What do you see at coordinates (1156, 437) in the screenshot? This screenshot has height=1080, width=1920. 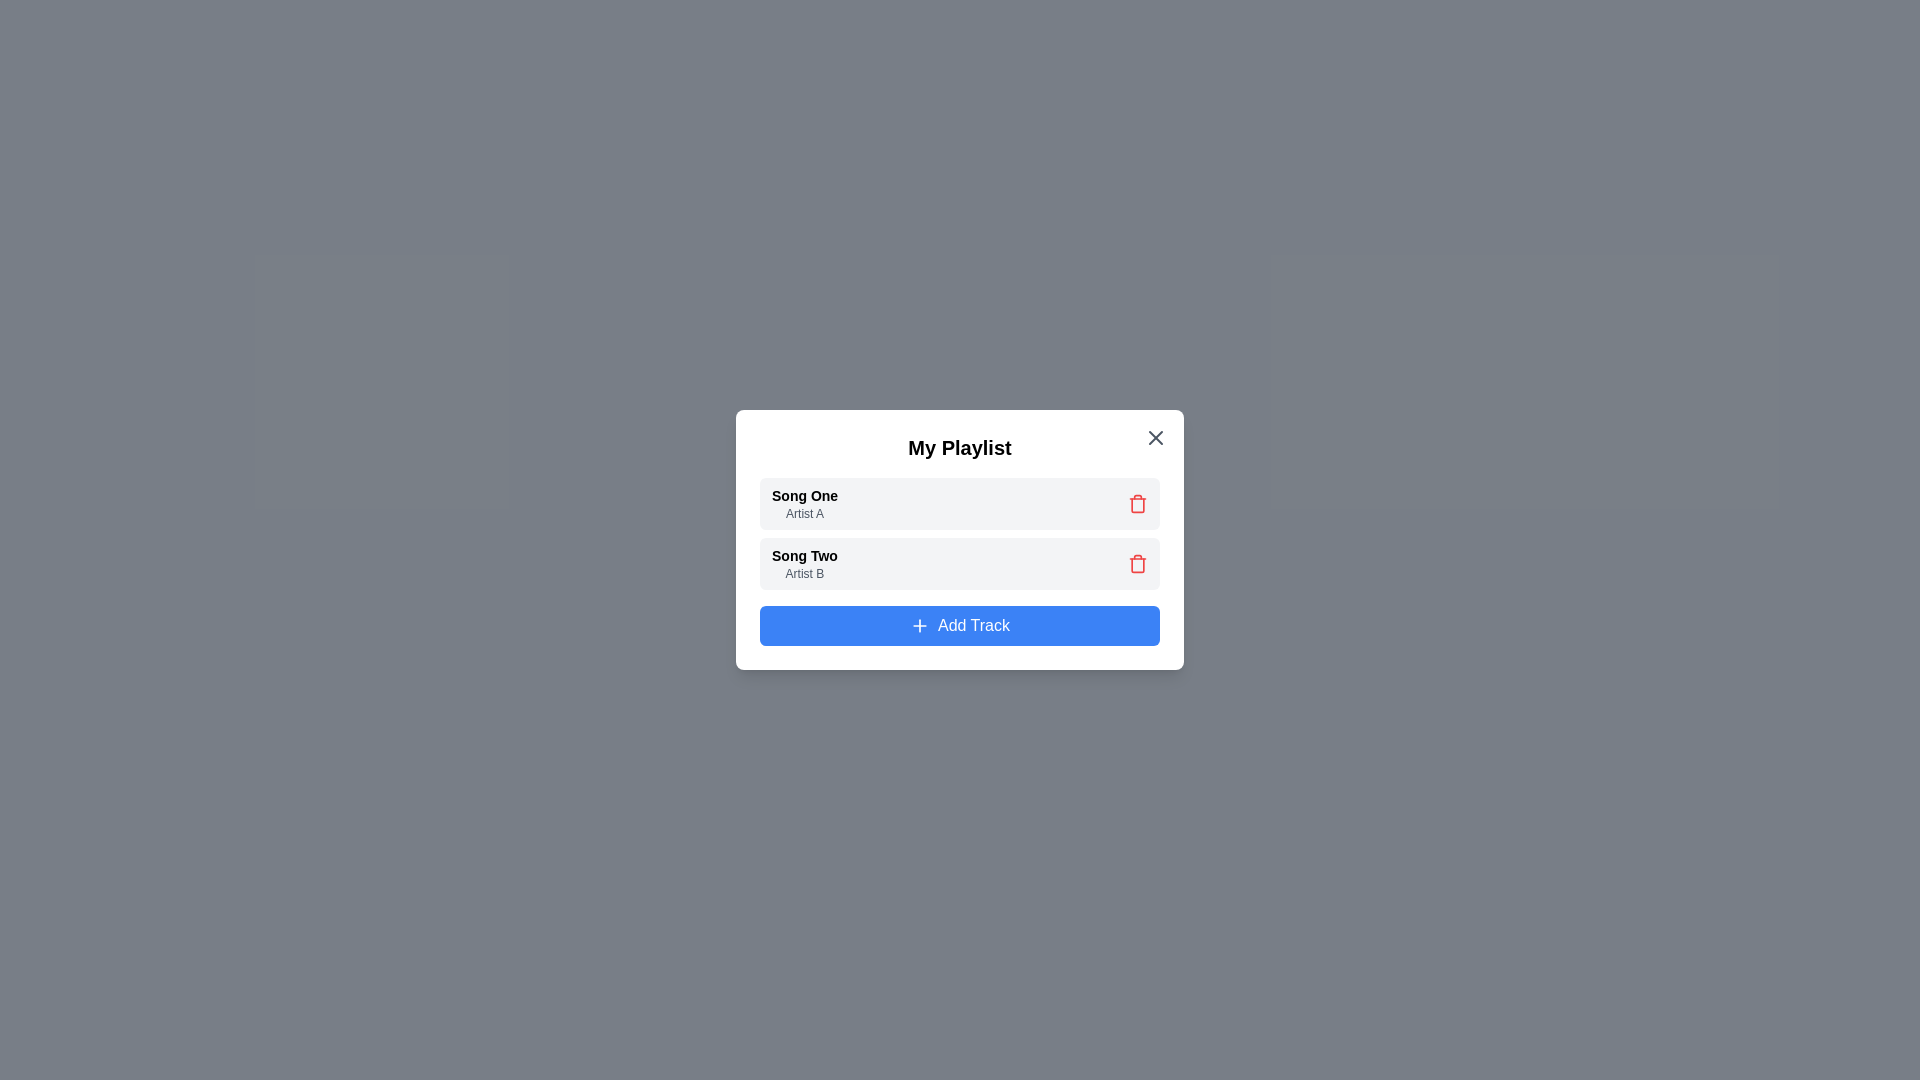 I see `the diagonal line element of the 'X' icon located in the top-right corner of the playlist dialog box, near the title 'My Playlist'` at bounding box center [1156, 437].